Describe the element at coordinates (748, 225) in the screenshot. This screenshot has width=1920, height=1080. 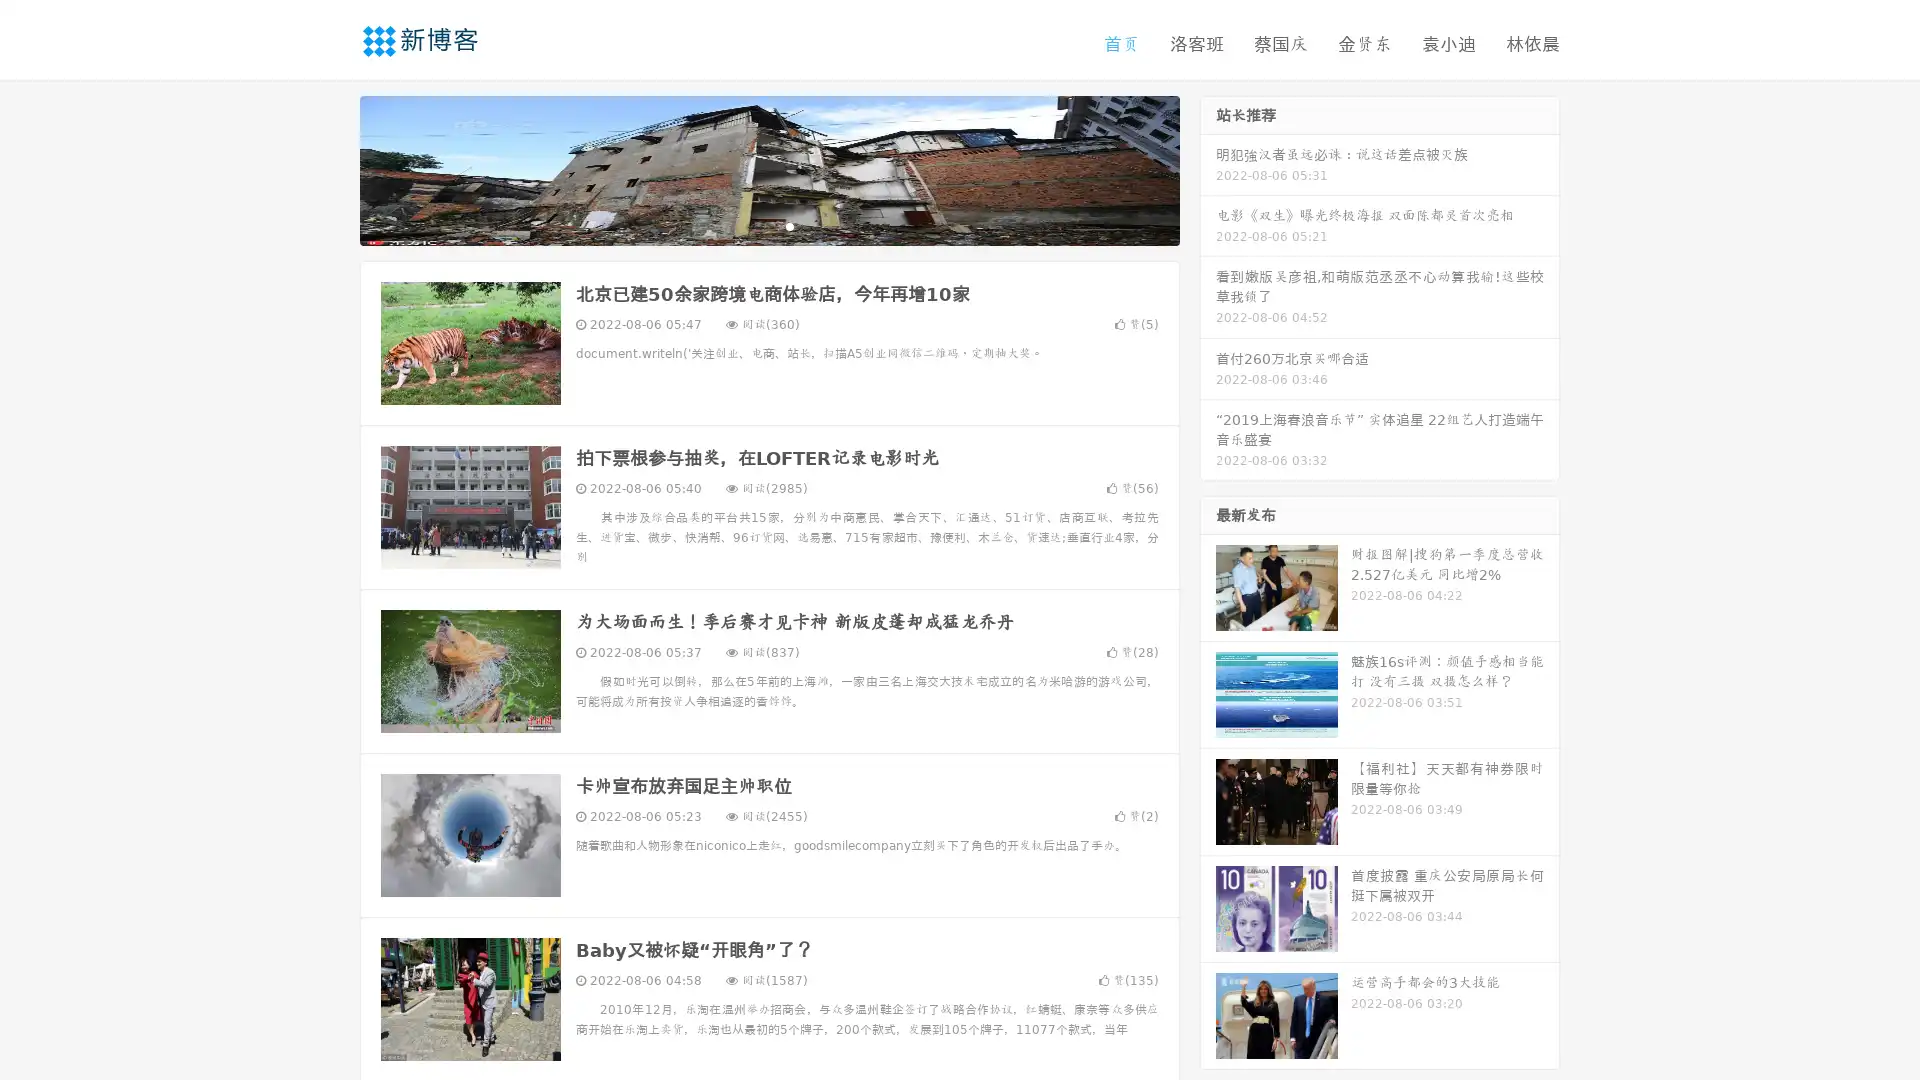
I see `Go to slide 1` at that location.